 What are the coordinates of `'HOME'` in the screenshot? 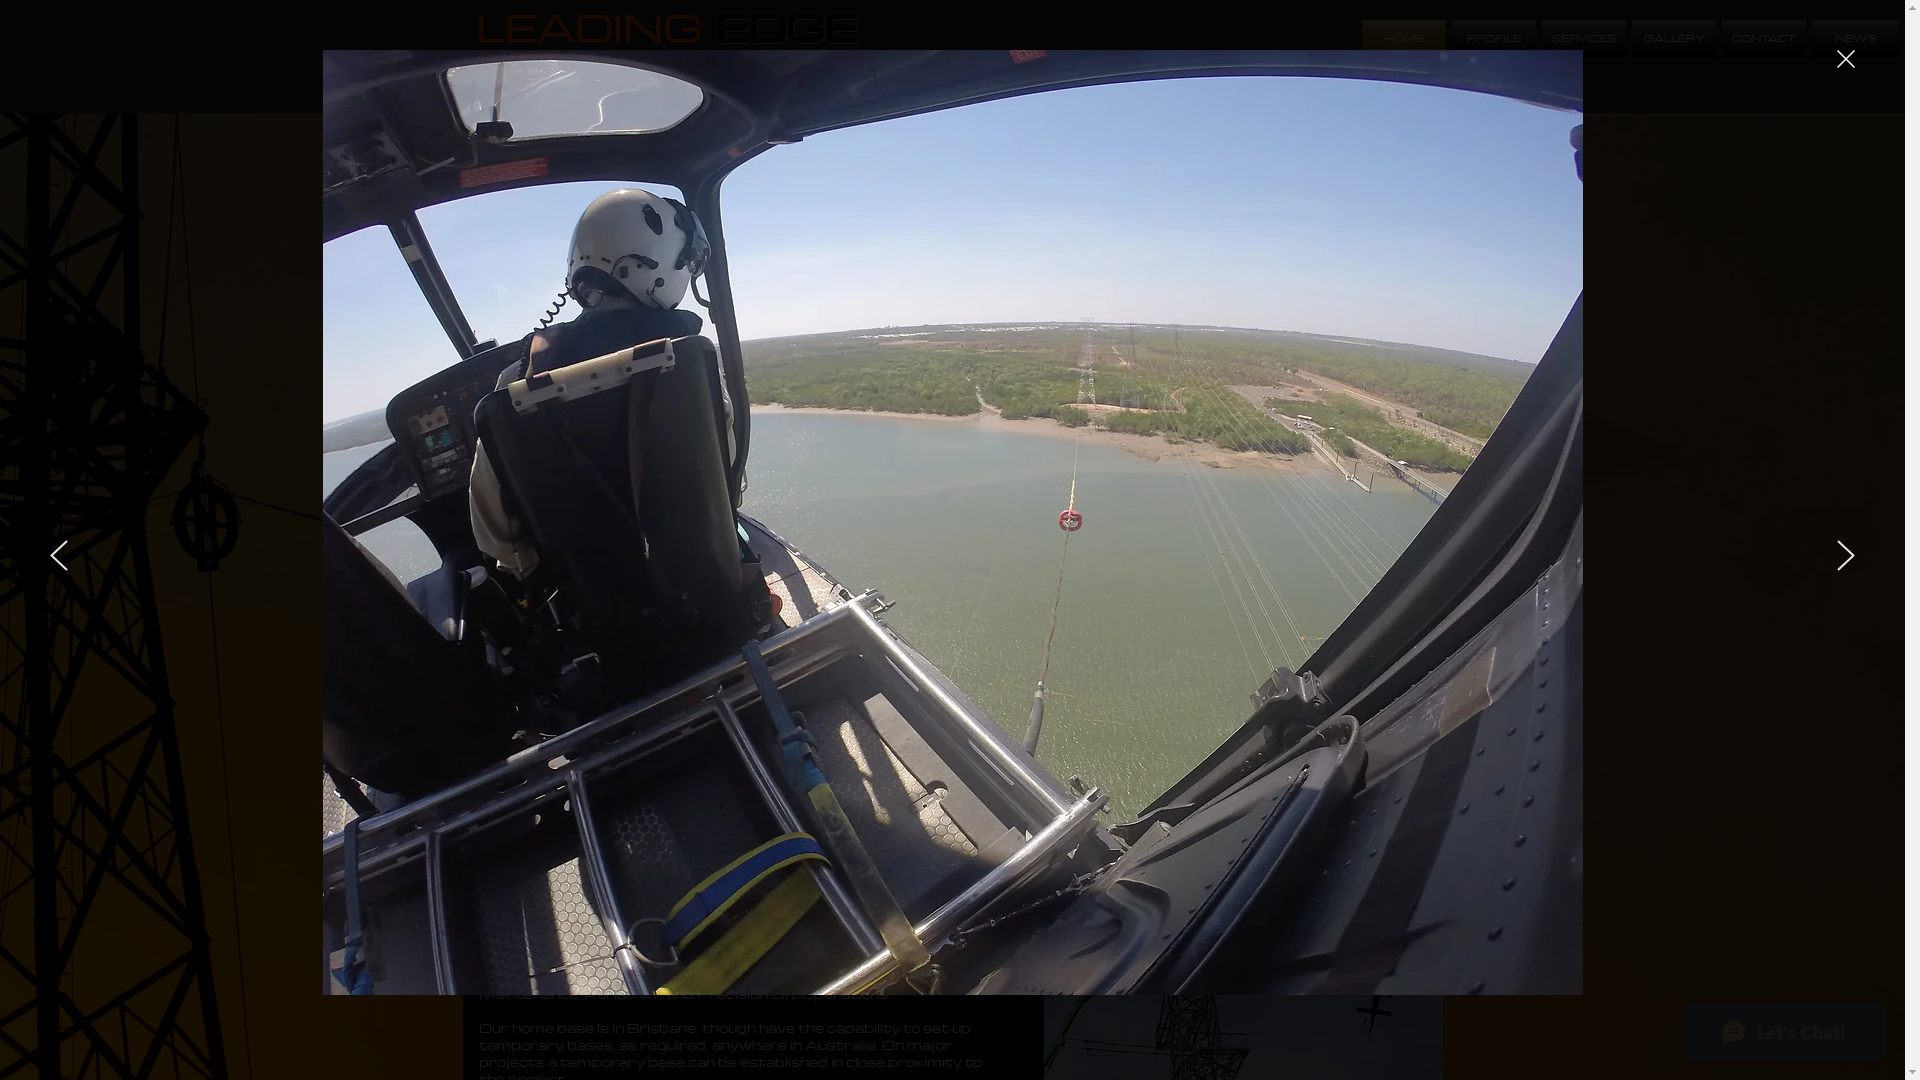 It's located at (1402, 38).